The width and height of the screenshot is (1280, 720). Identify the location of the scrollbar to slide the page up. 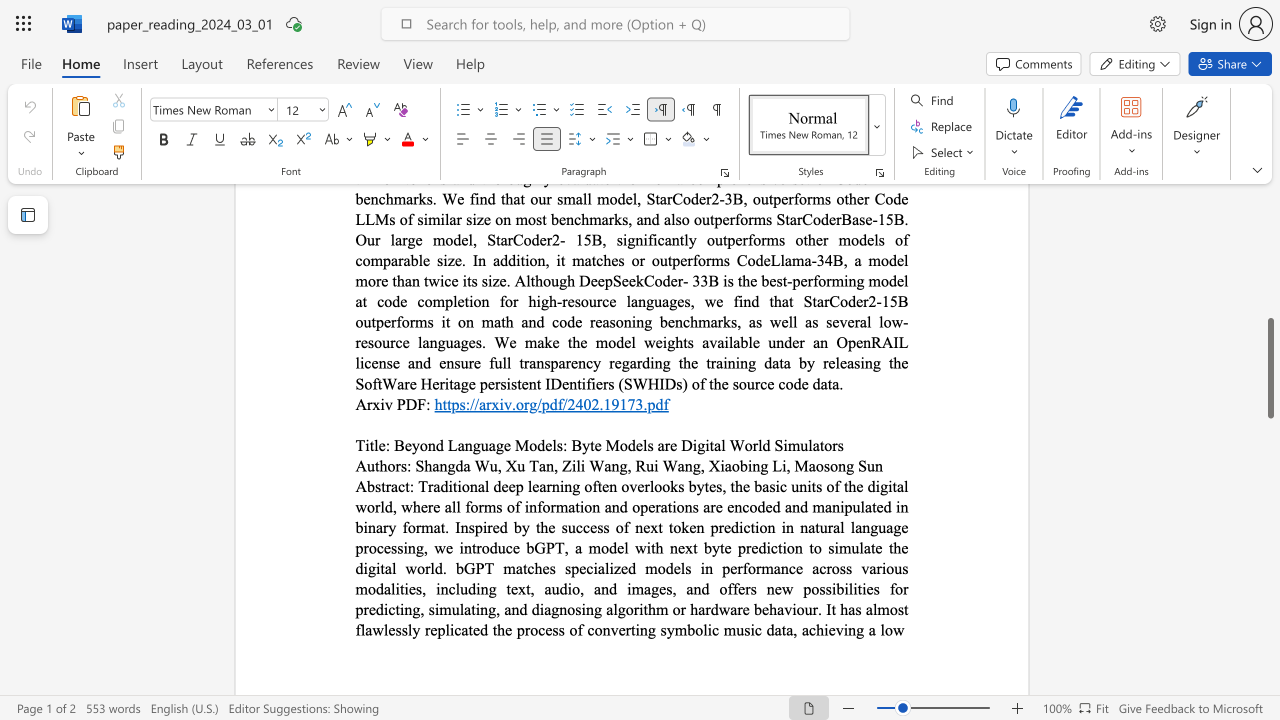
(1269, 248).